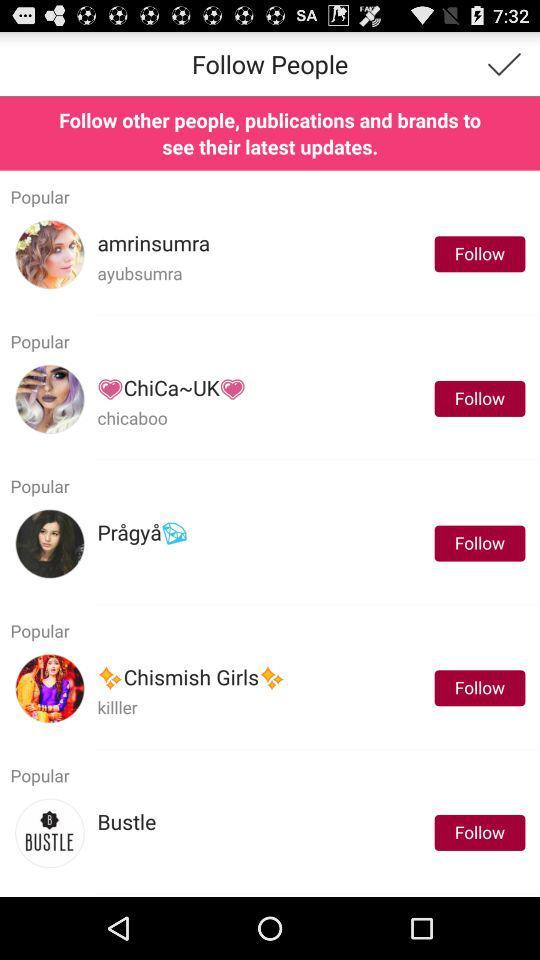 This screenshot has height=960, width=540. I want to click on the app below popular icon, so click(171, 387).